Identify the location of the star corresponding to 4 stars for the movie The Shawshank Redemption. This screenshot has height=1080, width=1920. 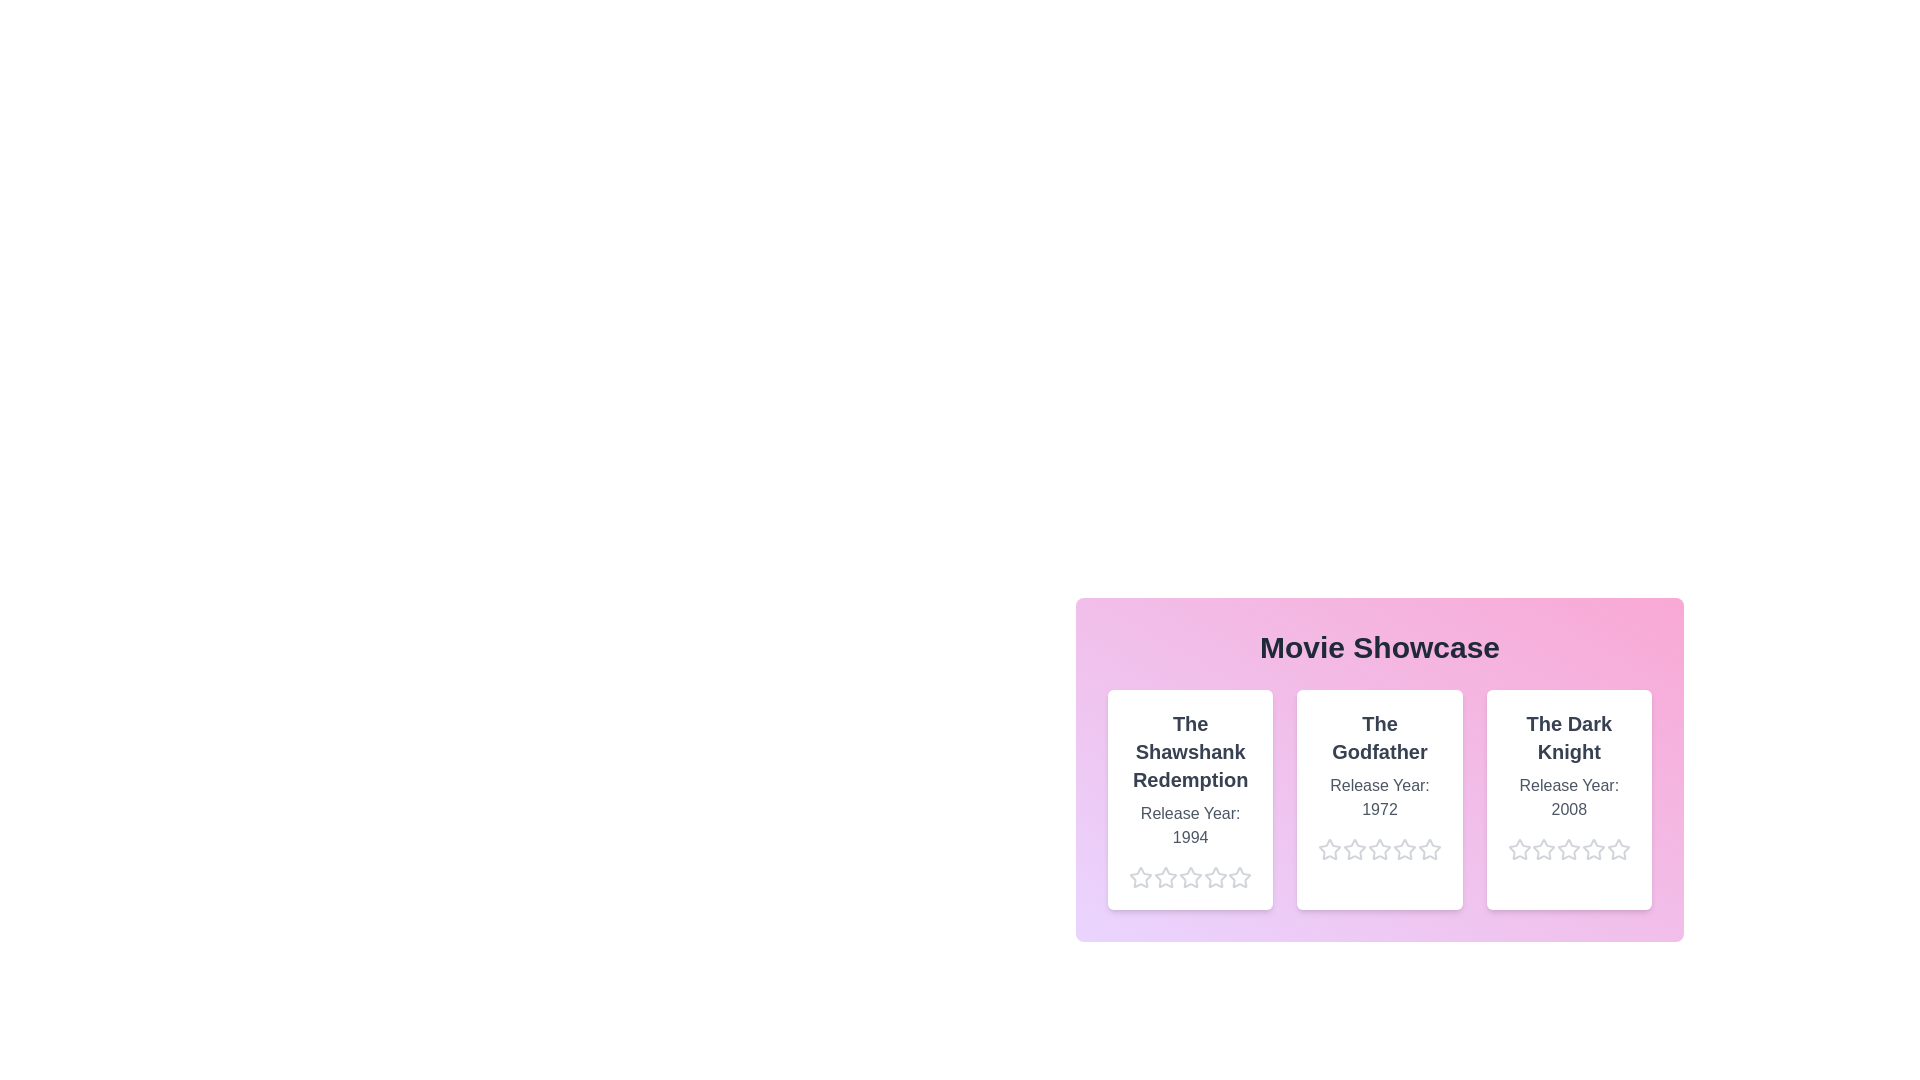
(1202, 877).